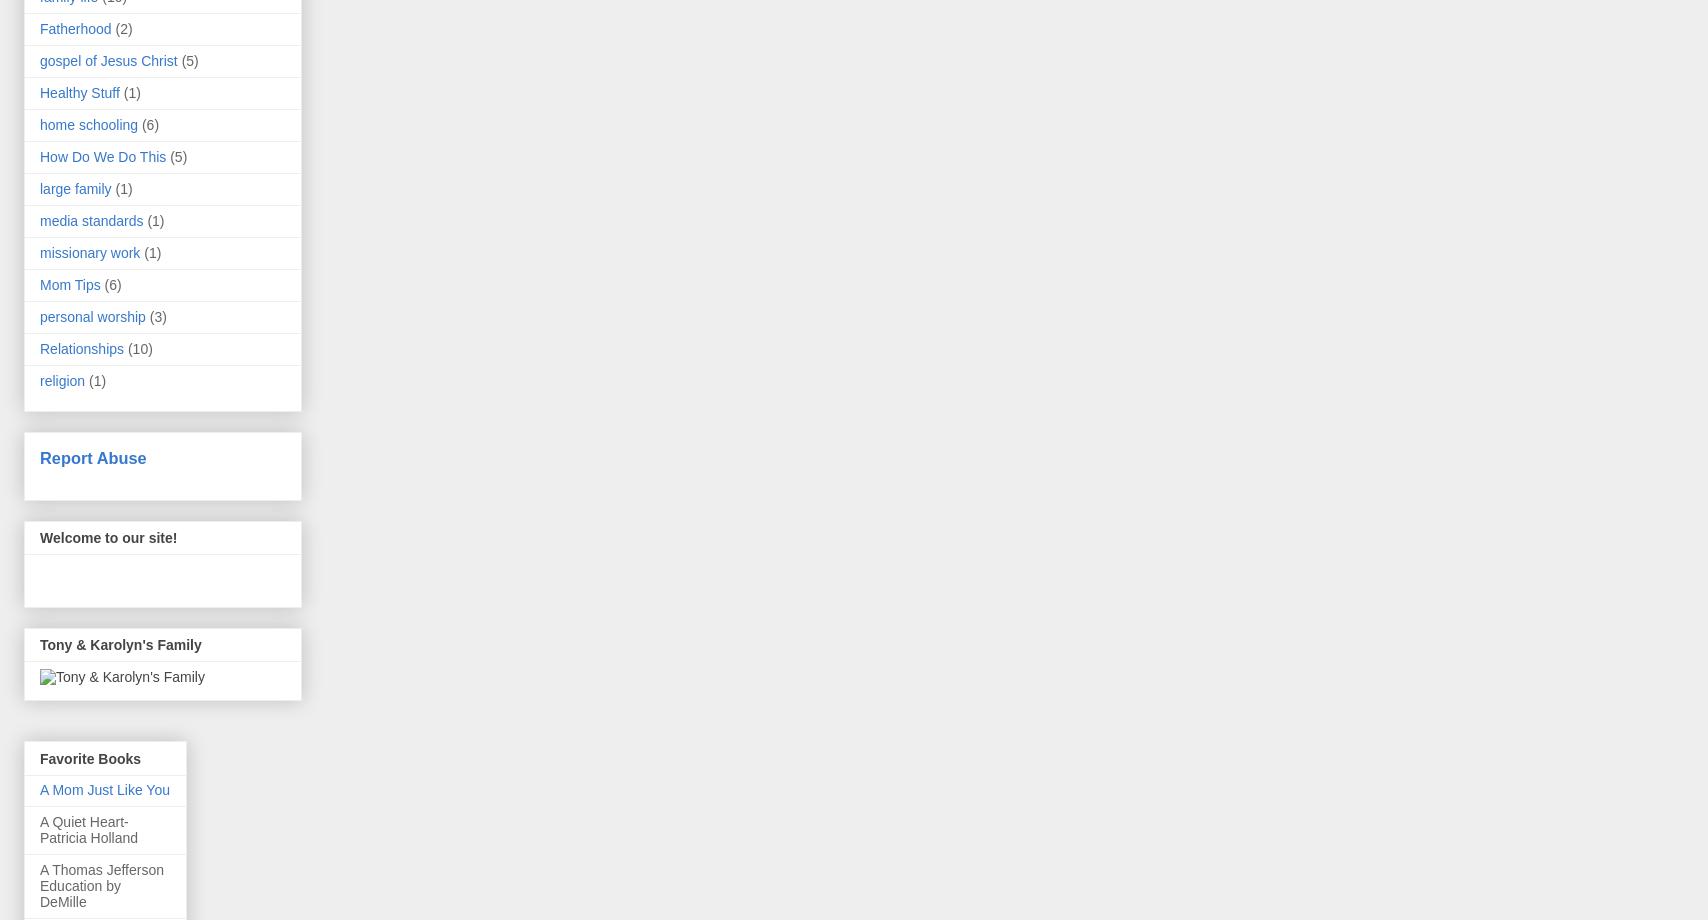 The height and width of the screenshot is (920, 1708). Describe the element at coordinates (148, 316) in the screenshot. I see `'(3)'` at that location.